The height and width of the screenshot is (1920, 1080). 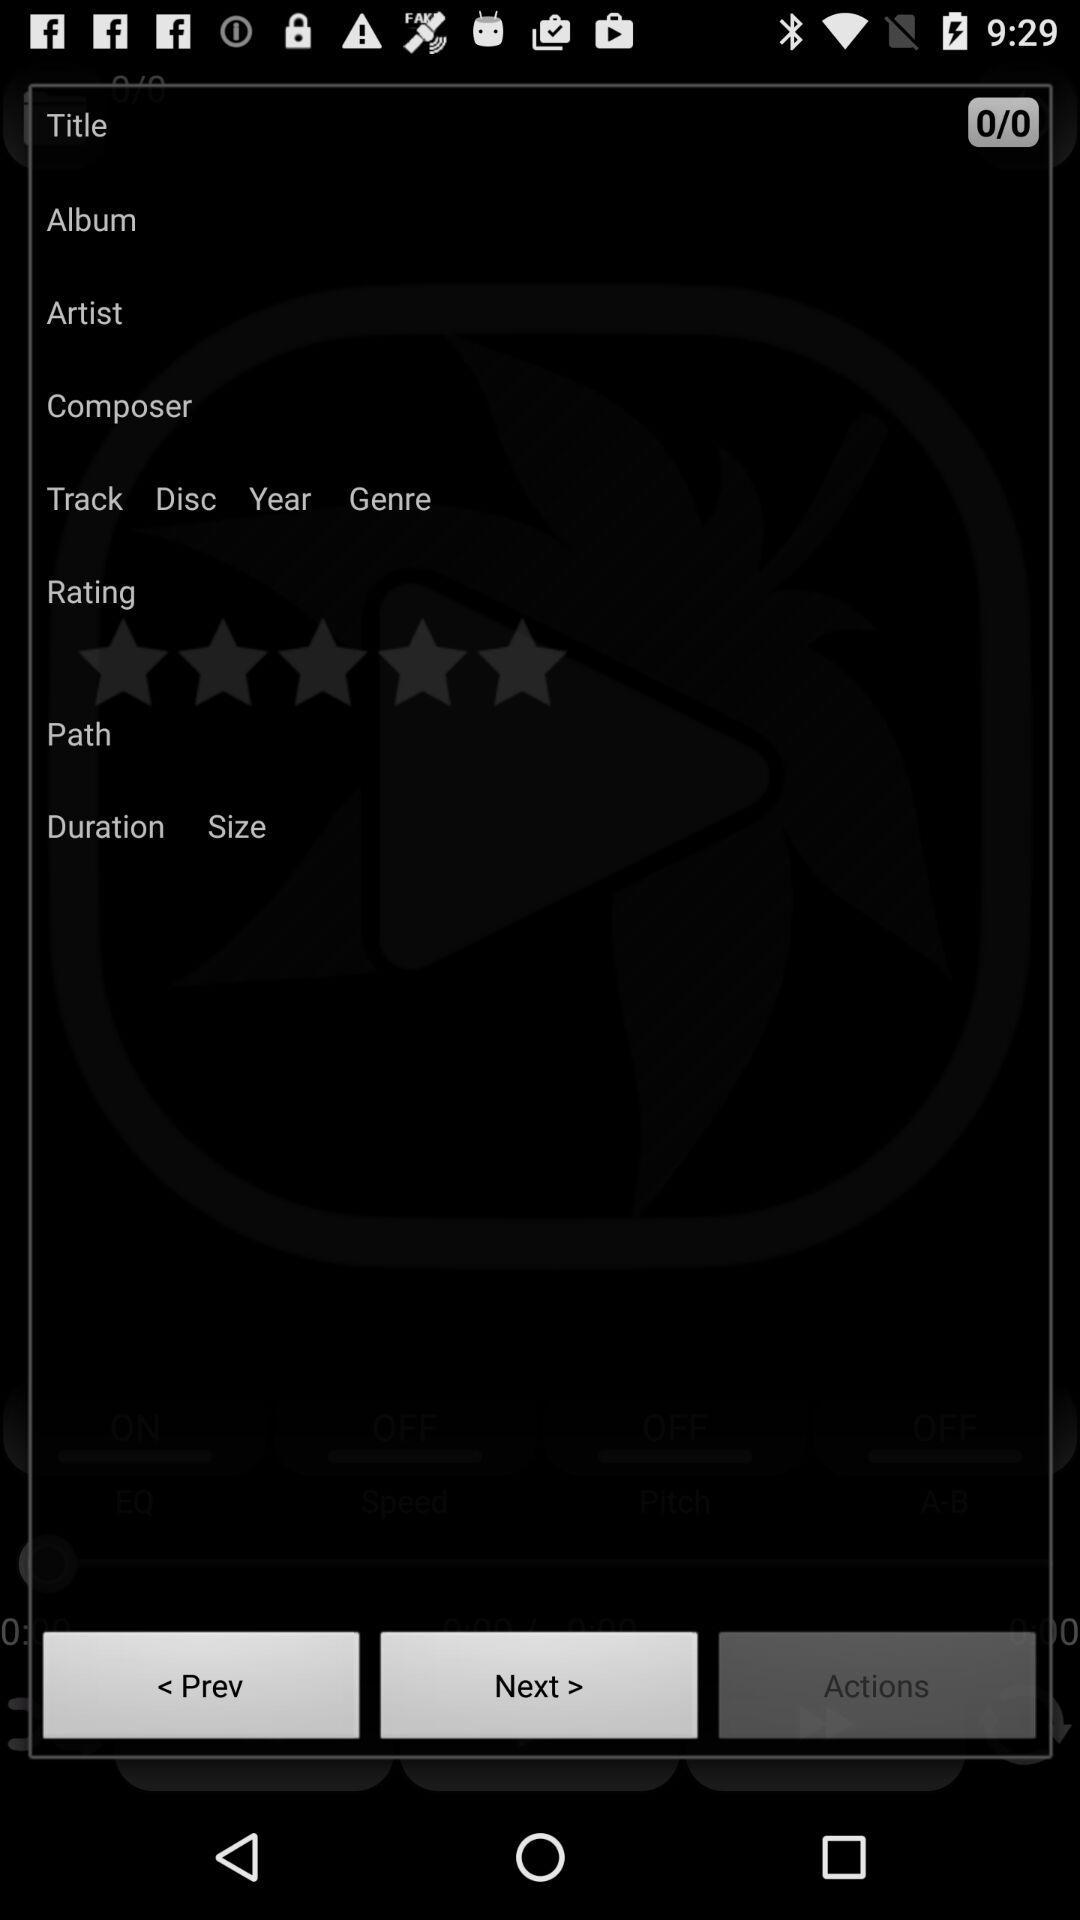 I want to click on the next >, so click(x=538, y=1690).